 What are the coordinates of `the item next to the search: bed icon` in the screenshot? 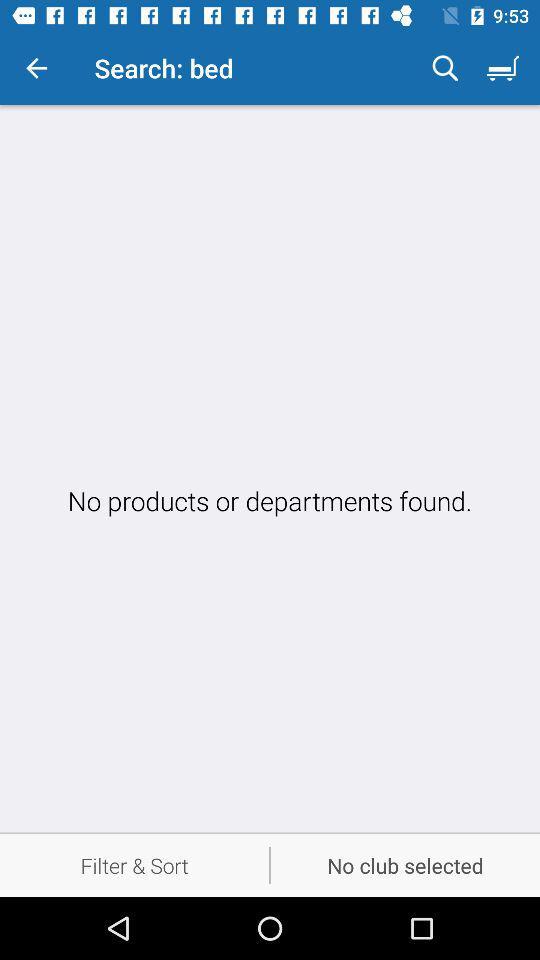 It's located at (36, 68).